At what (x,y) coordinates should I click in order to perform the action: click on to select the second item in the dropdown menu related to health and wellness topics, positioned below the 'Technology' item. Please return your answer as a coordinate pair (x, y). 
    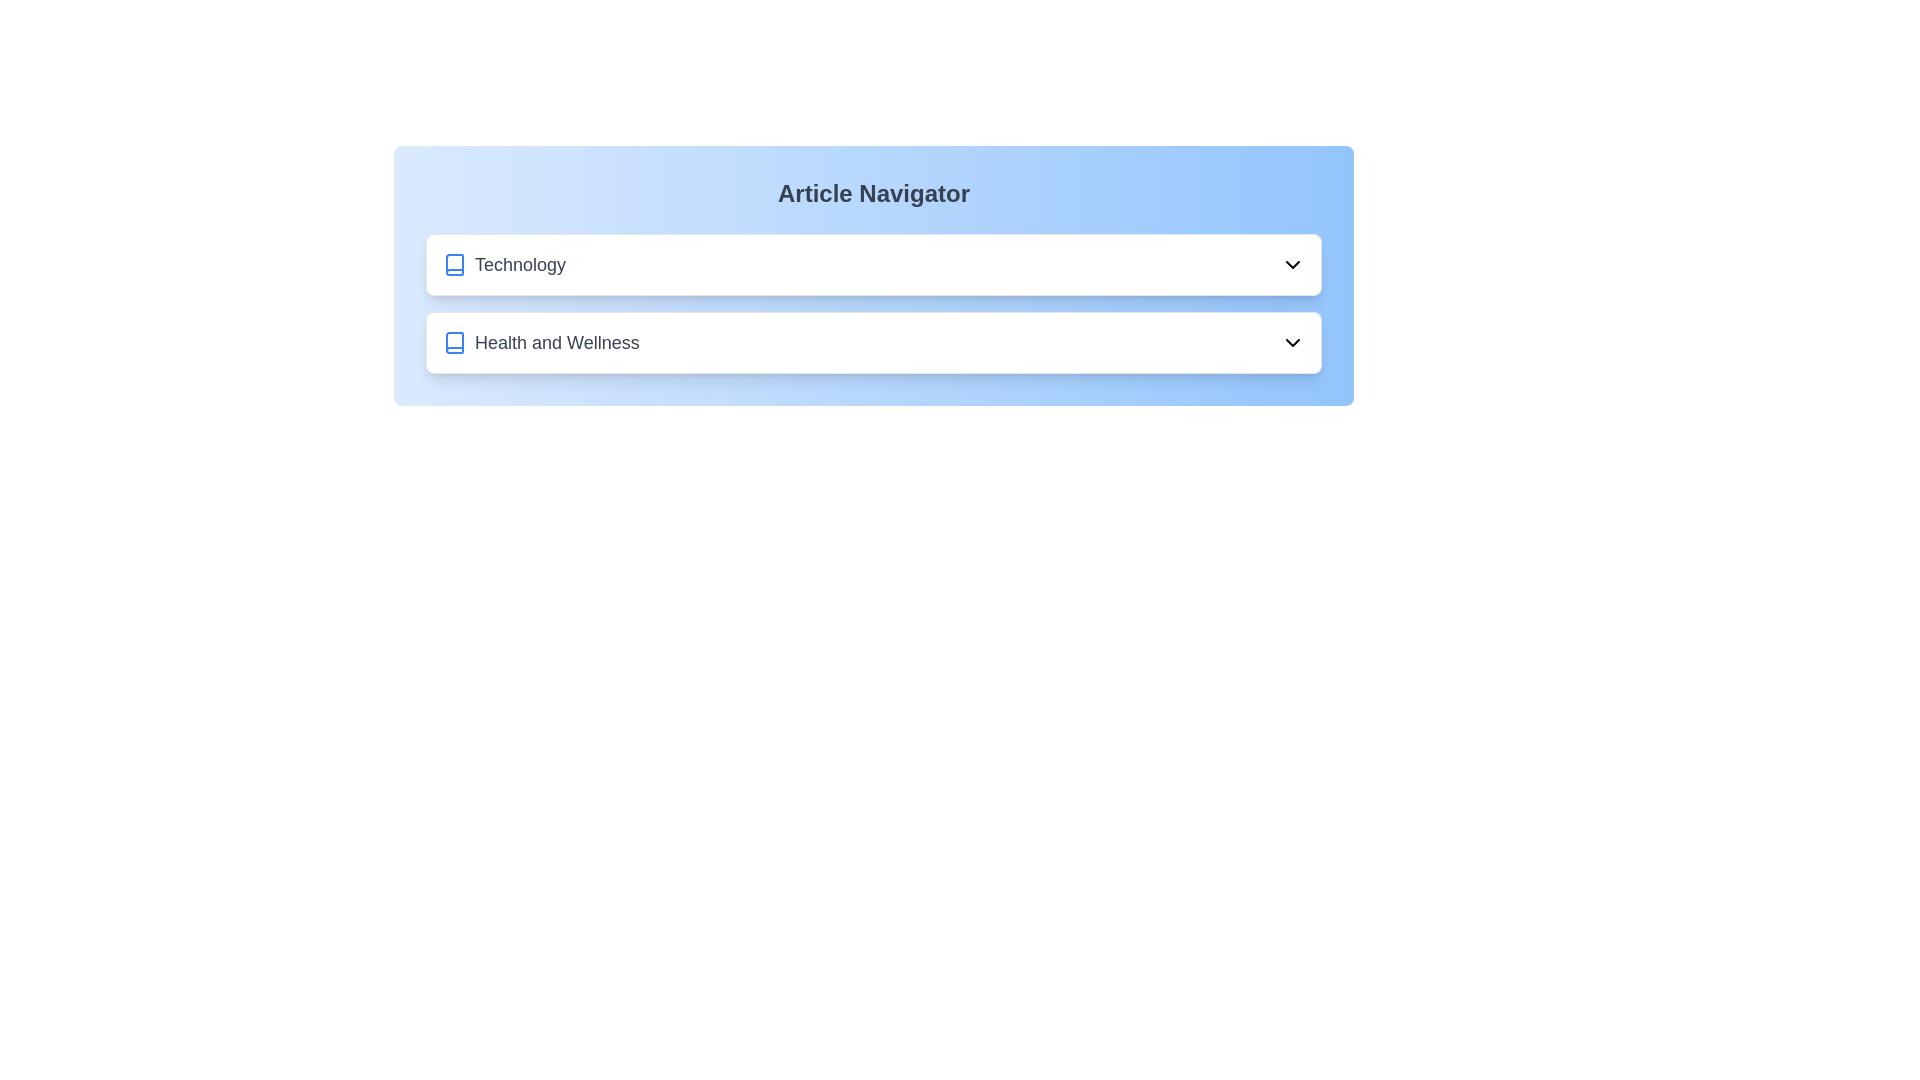
    Looking at the image, I should click on (873, 342).